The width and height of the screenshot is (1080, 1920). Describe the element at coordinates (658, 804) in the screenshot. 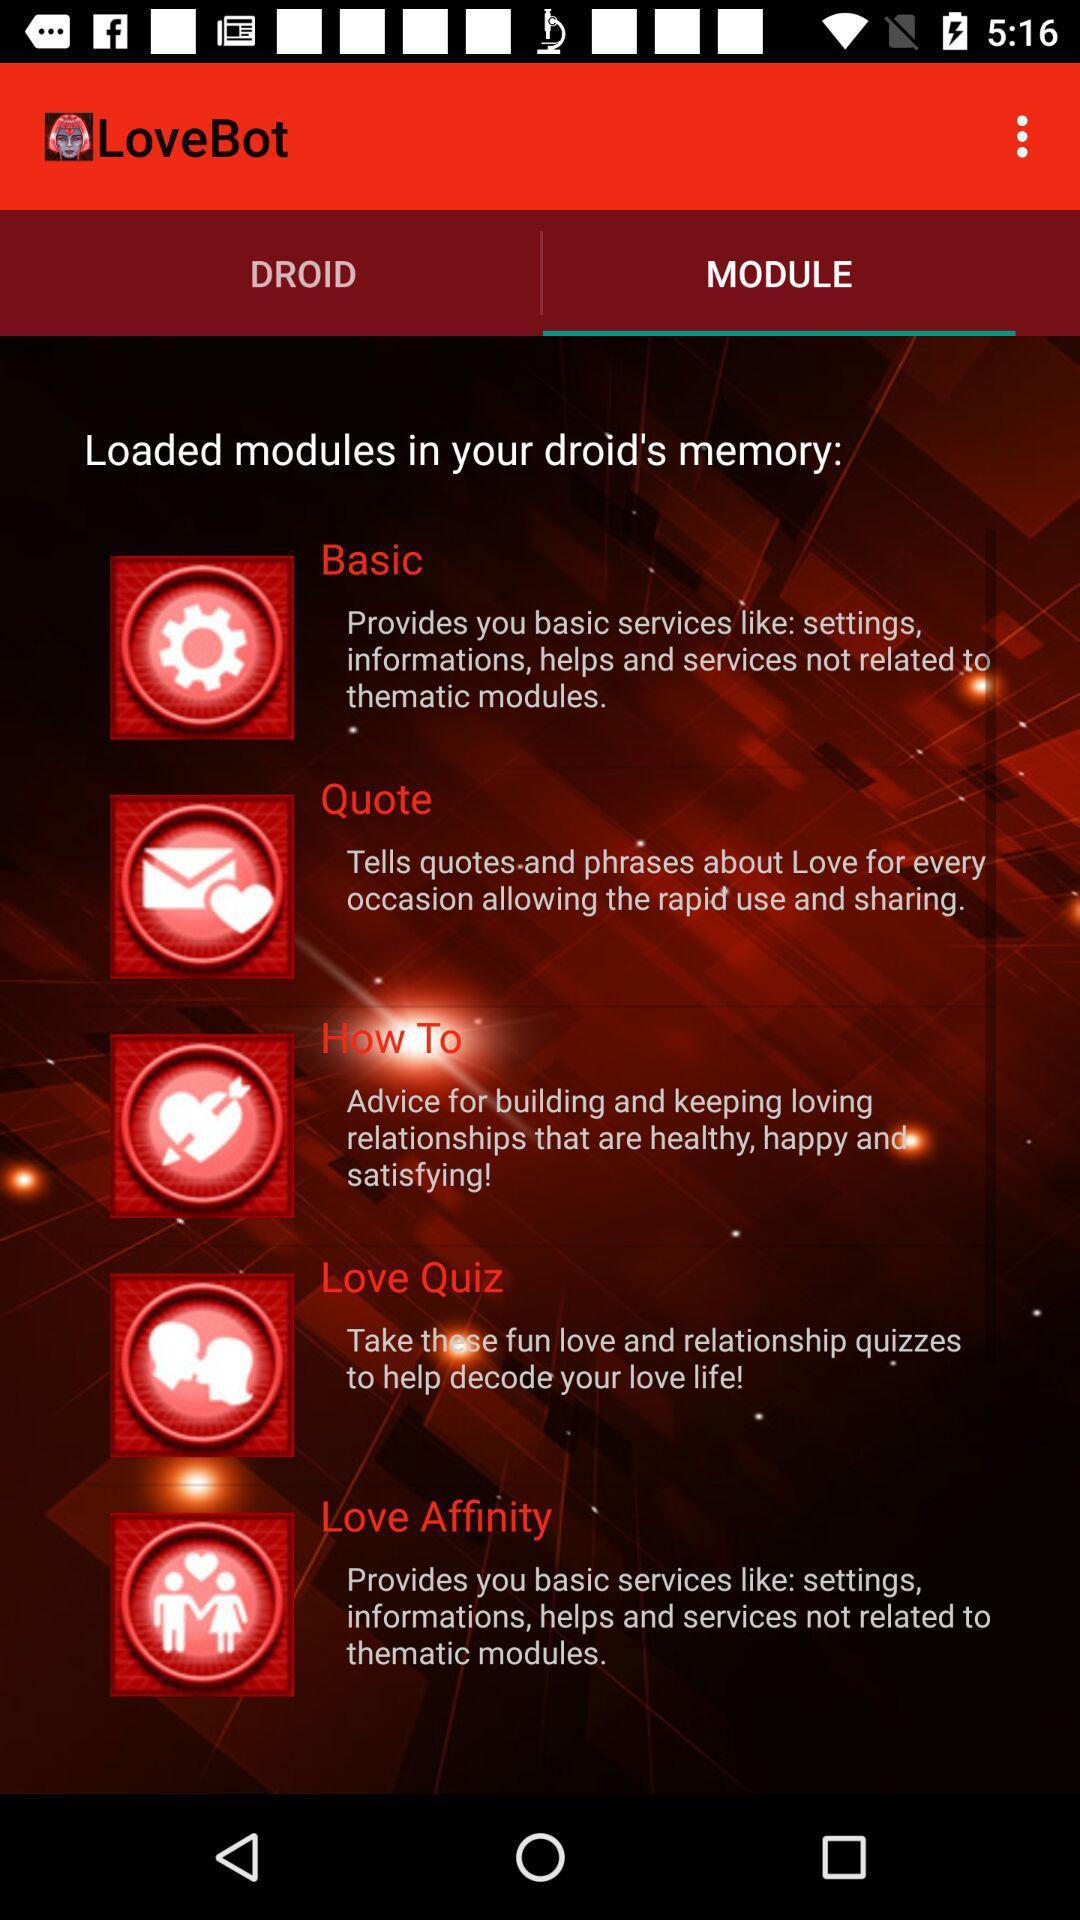

I see `quote item` at that location.